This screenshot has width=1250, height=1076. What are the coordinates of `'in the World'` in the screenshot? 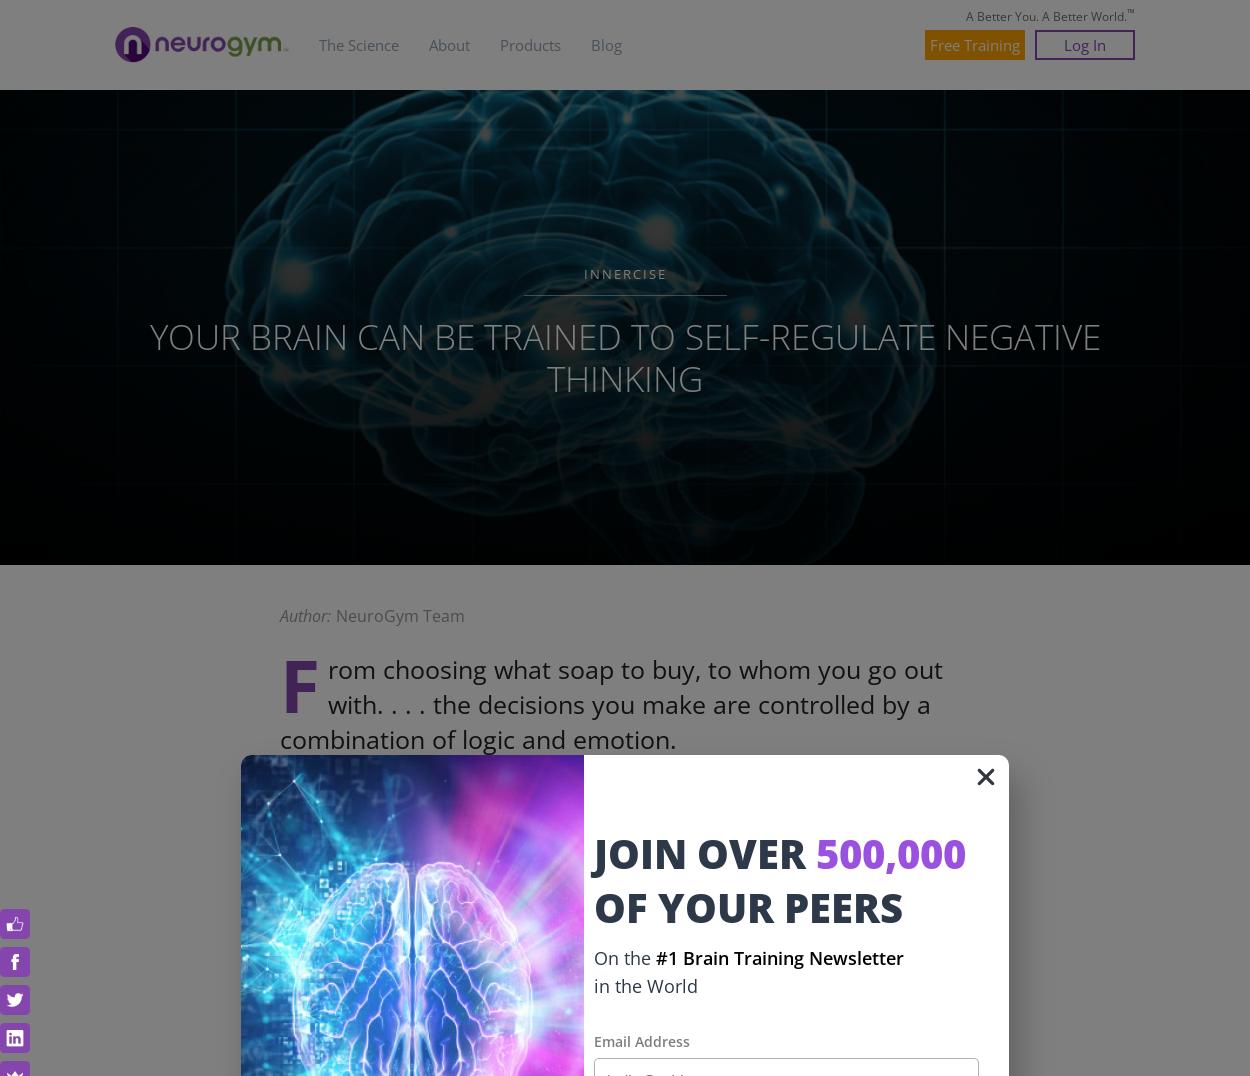 It's located at (646, 984).